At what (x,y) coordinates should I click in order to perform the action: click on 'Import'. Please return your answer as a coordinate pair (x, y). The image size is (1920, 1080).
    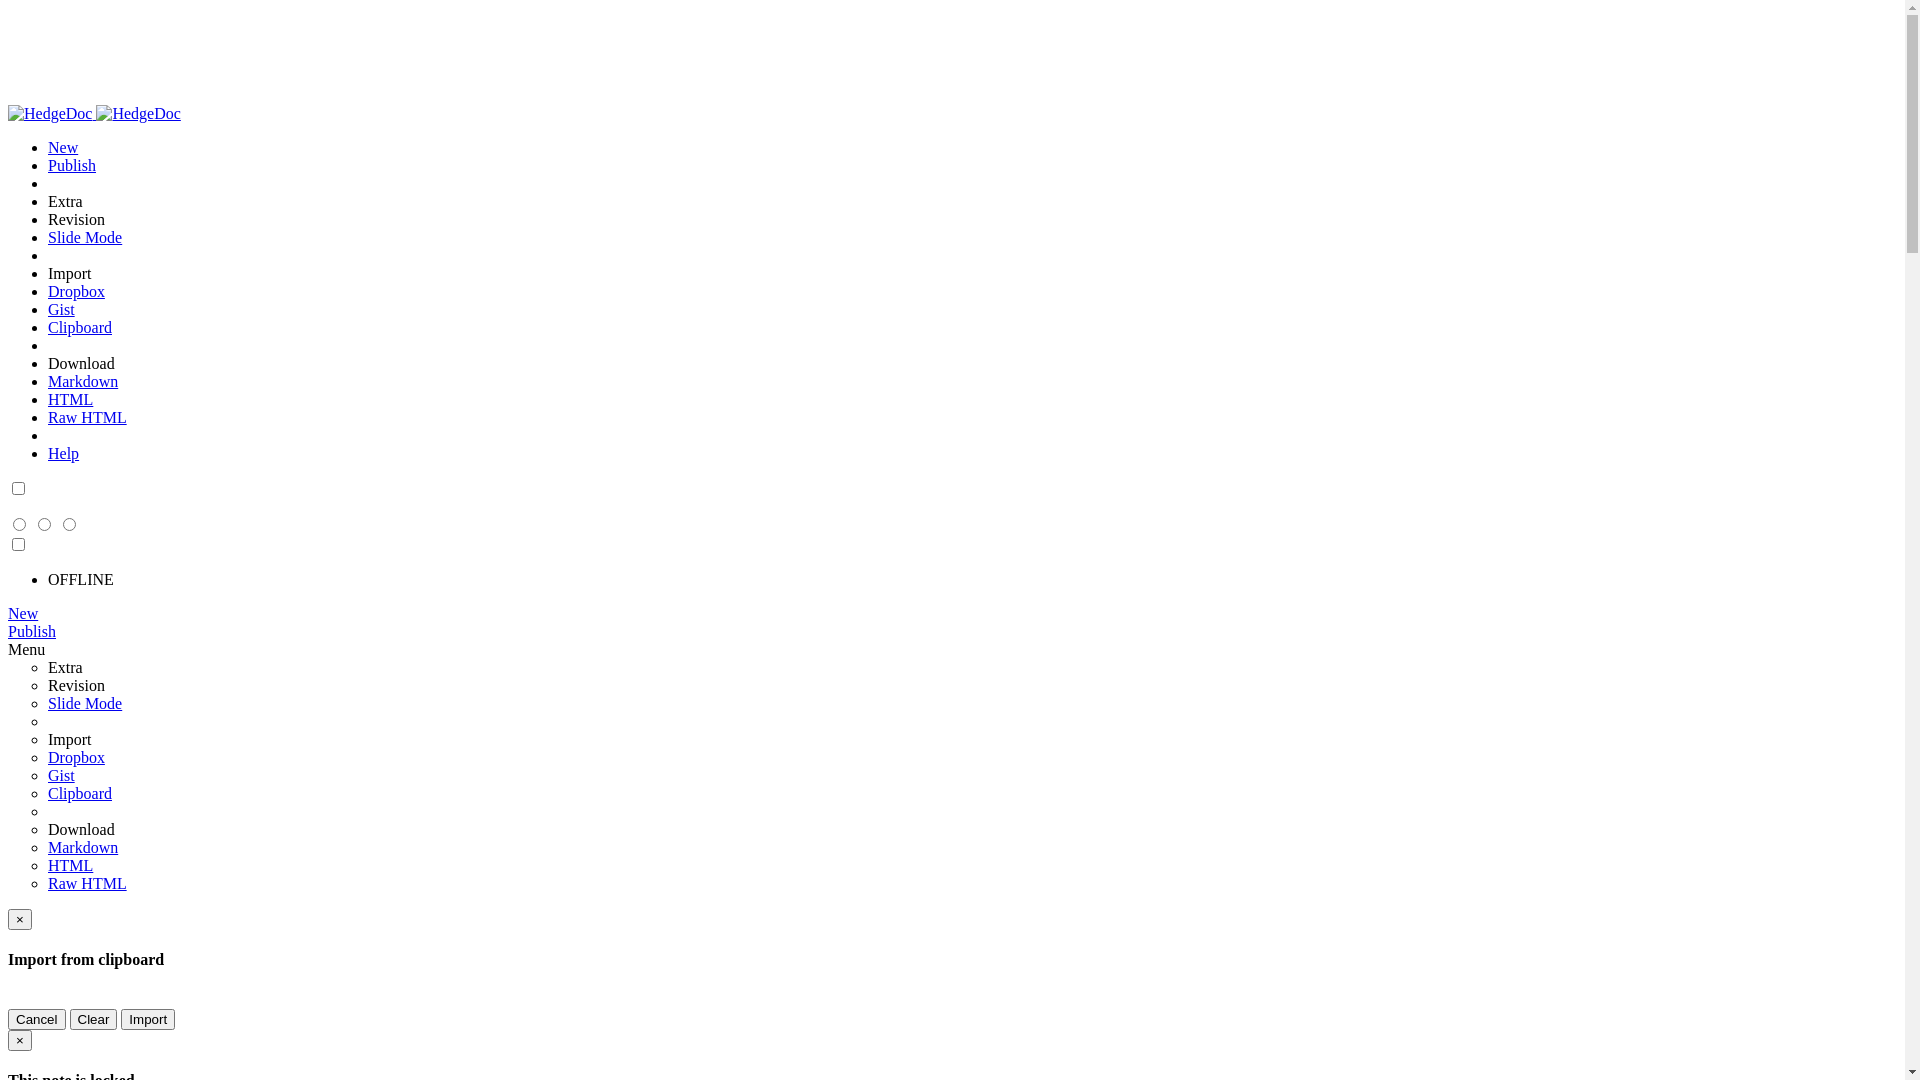
    Looking at the image, I should click on (147, 1019).